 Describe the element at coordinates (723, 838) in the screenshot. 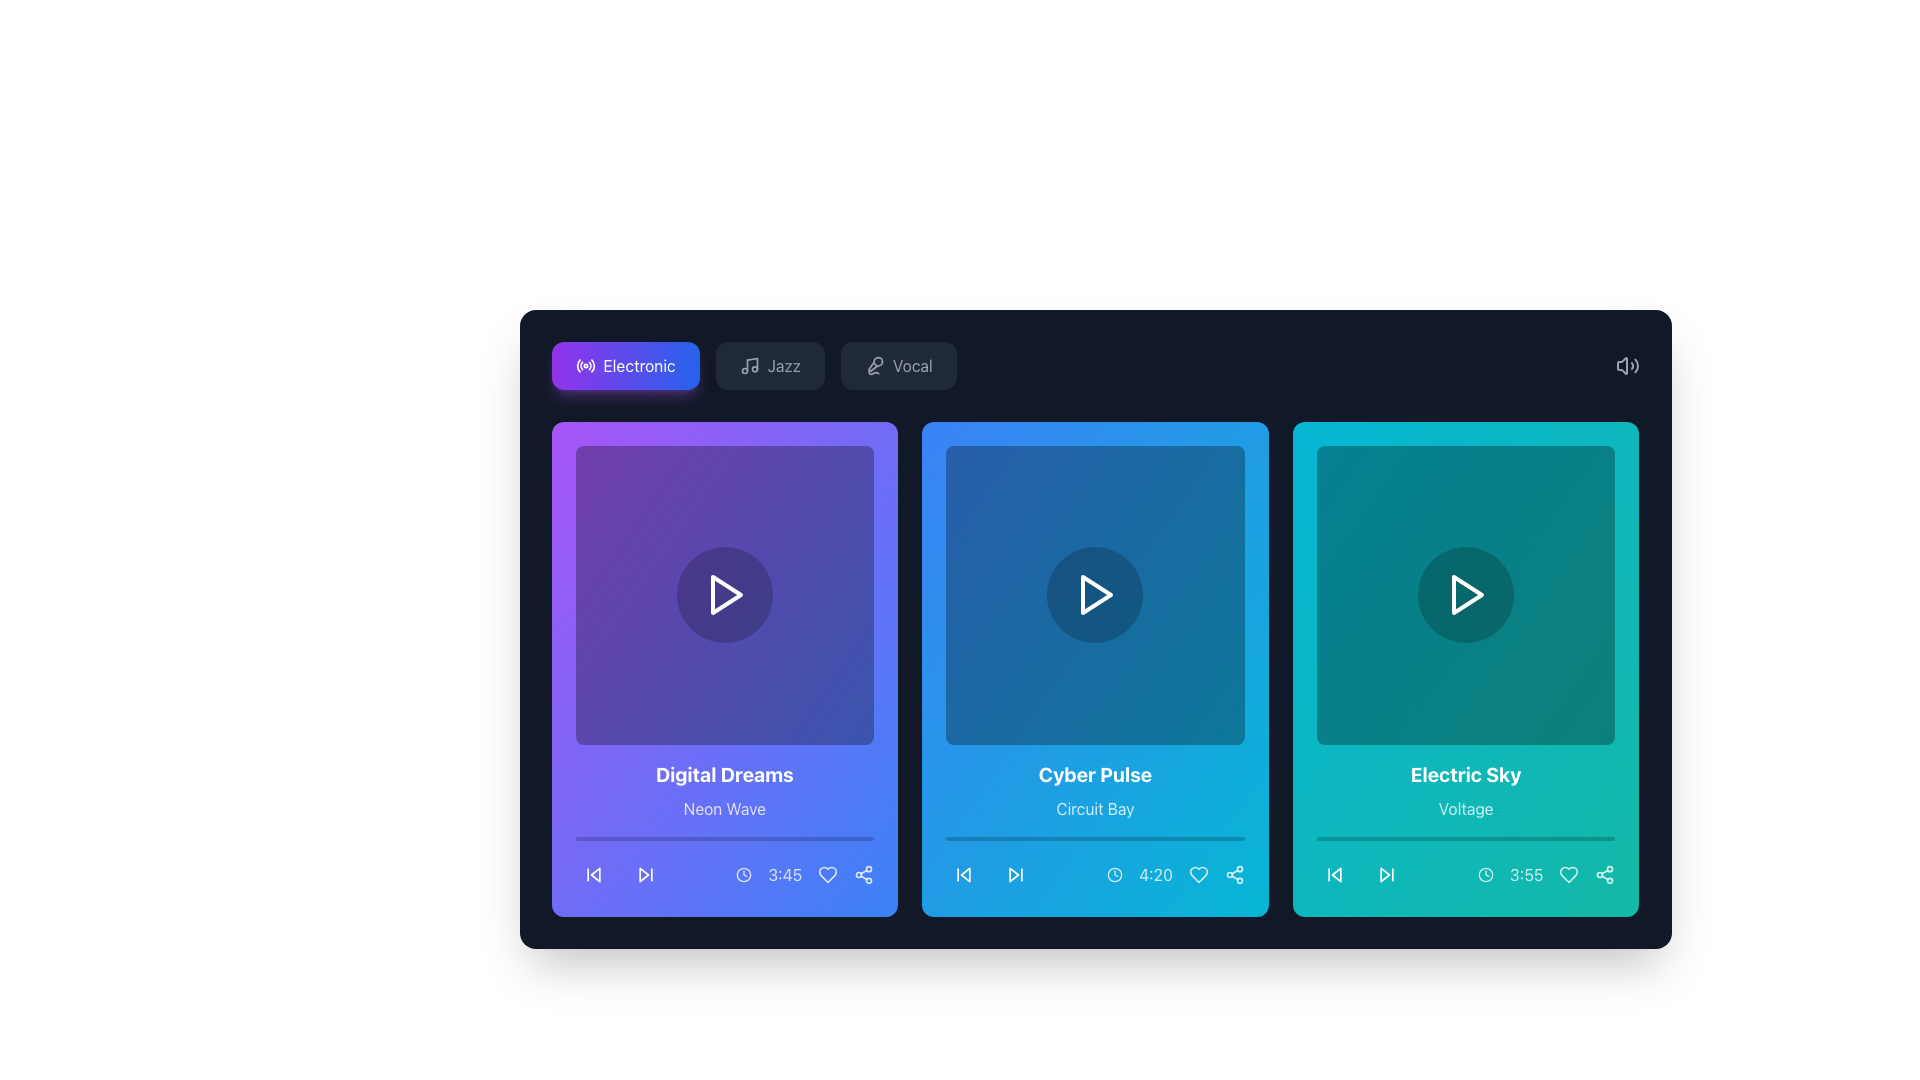

I see `the horizontal progress bar located below the text 'Neon Wave' within the 'Digital Dreams' card, which has a black background and a white progress indicator` at that location.